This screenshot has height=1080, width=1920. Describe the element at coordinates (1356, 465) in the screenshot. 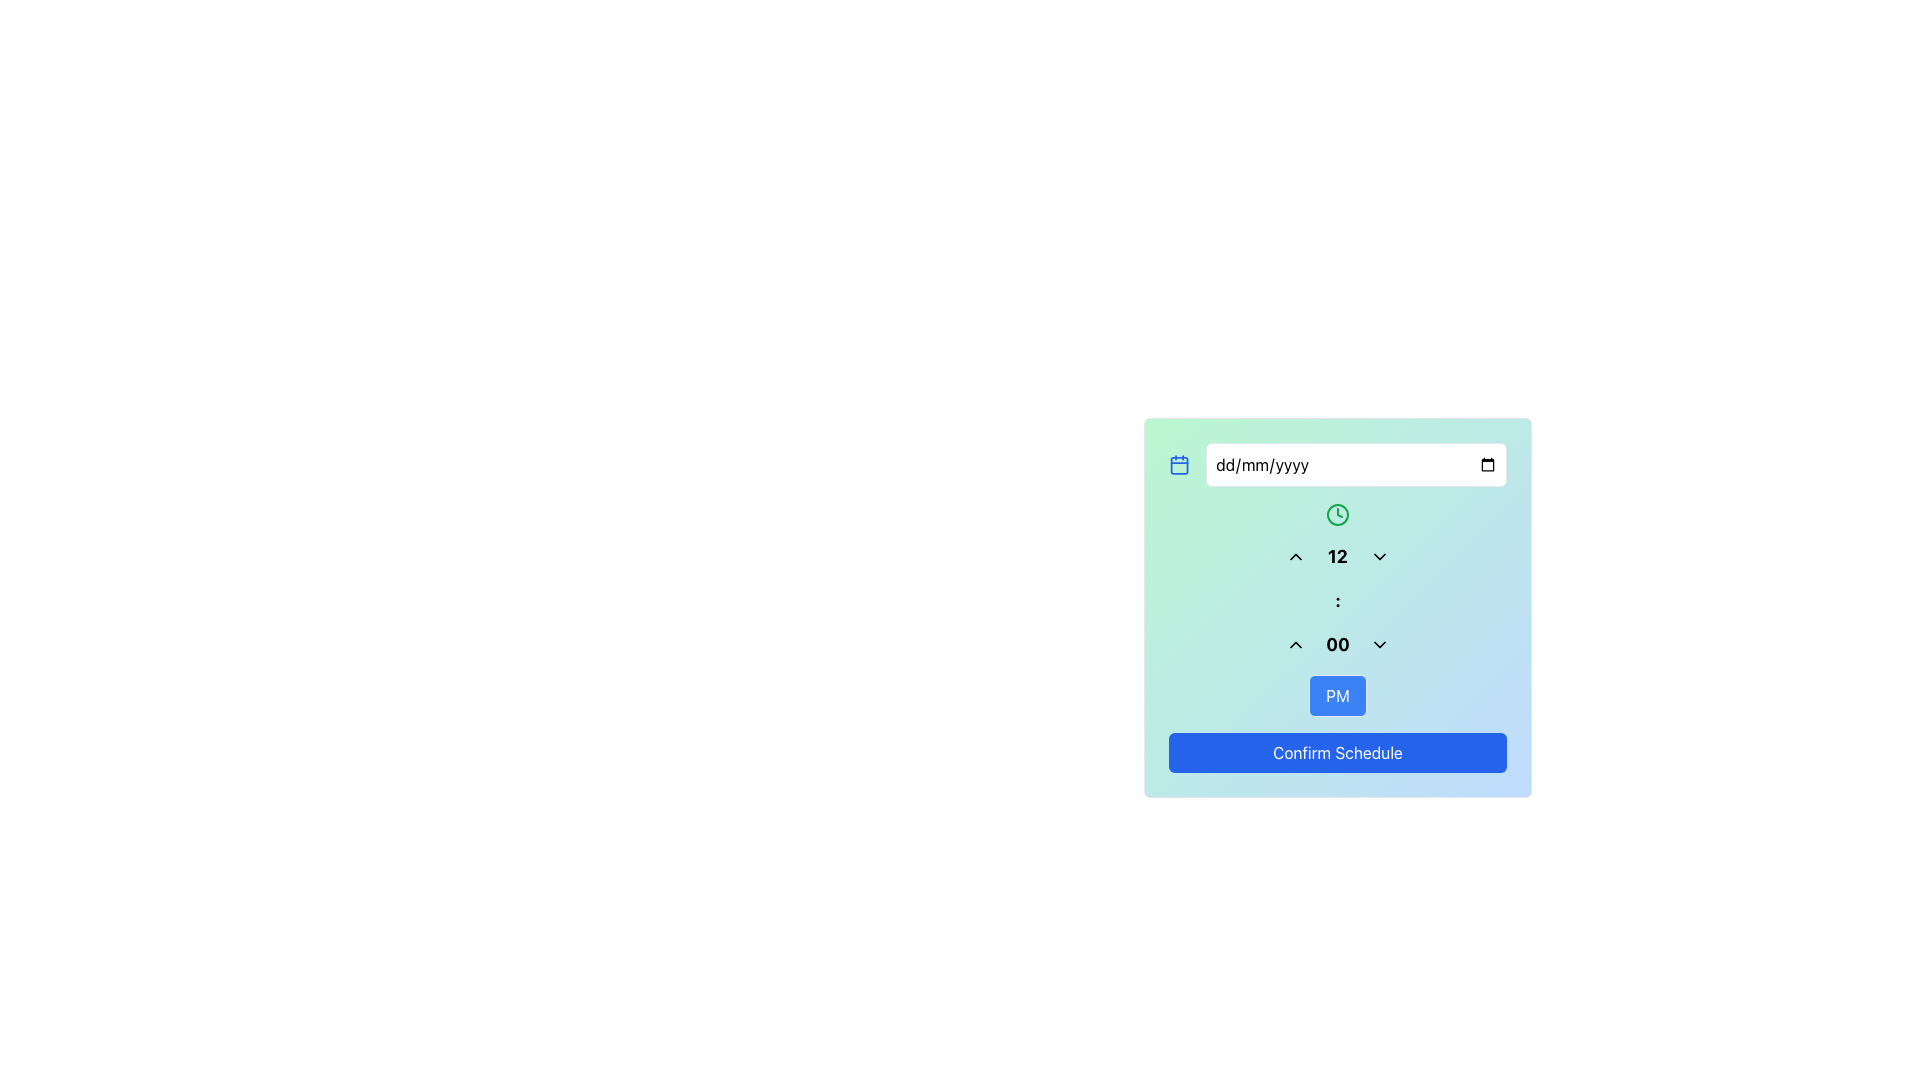

I see `the Date Picker Input field` at that location.